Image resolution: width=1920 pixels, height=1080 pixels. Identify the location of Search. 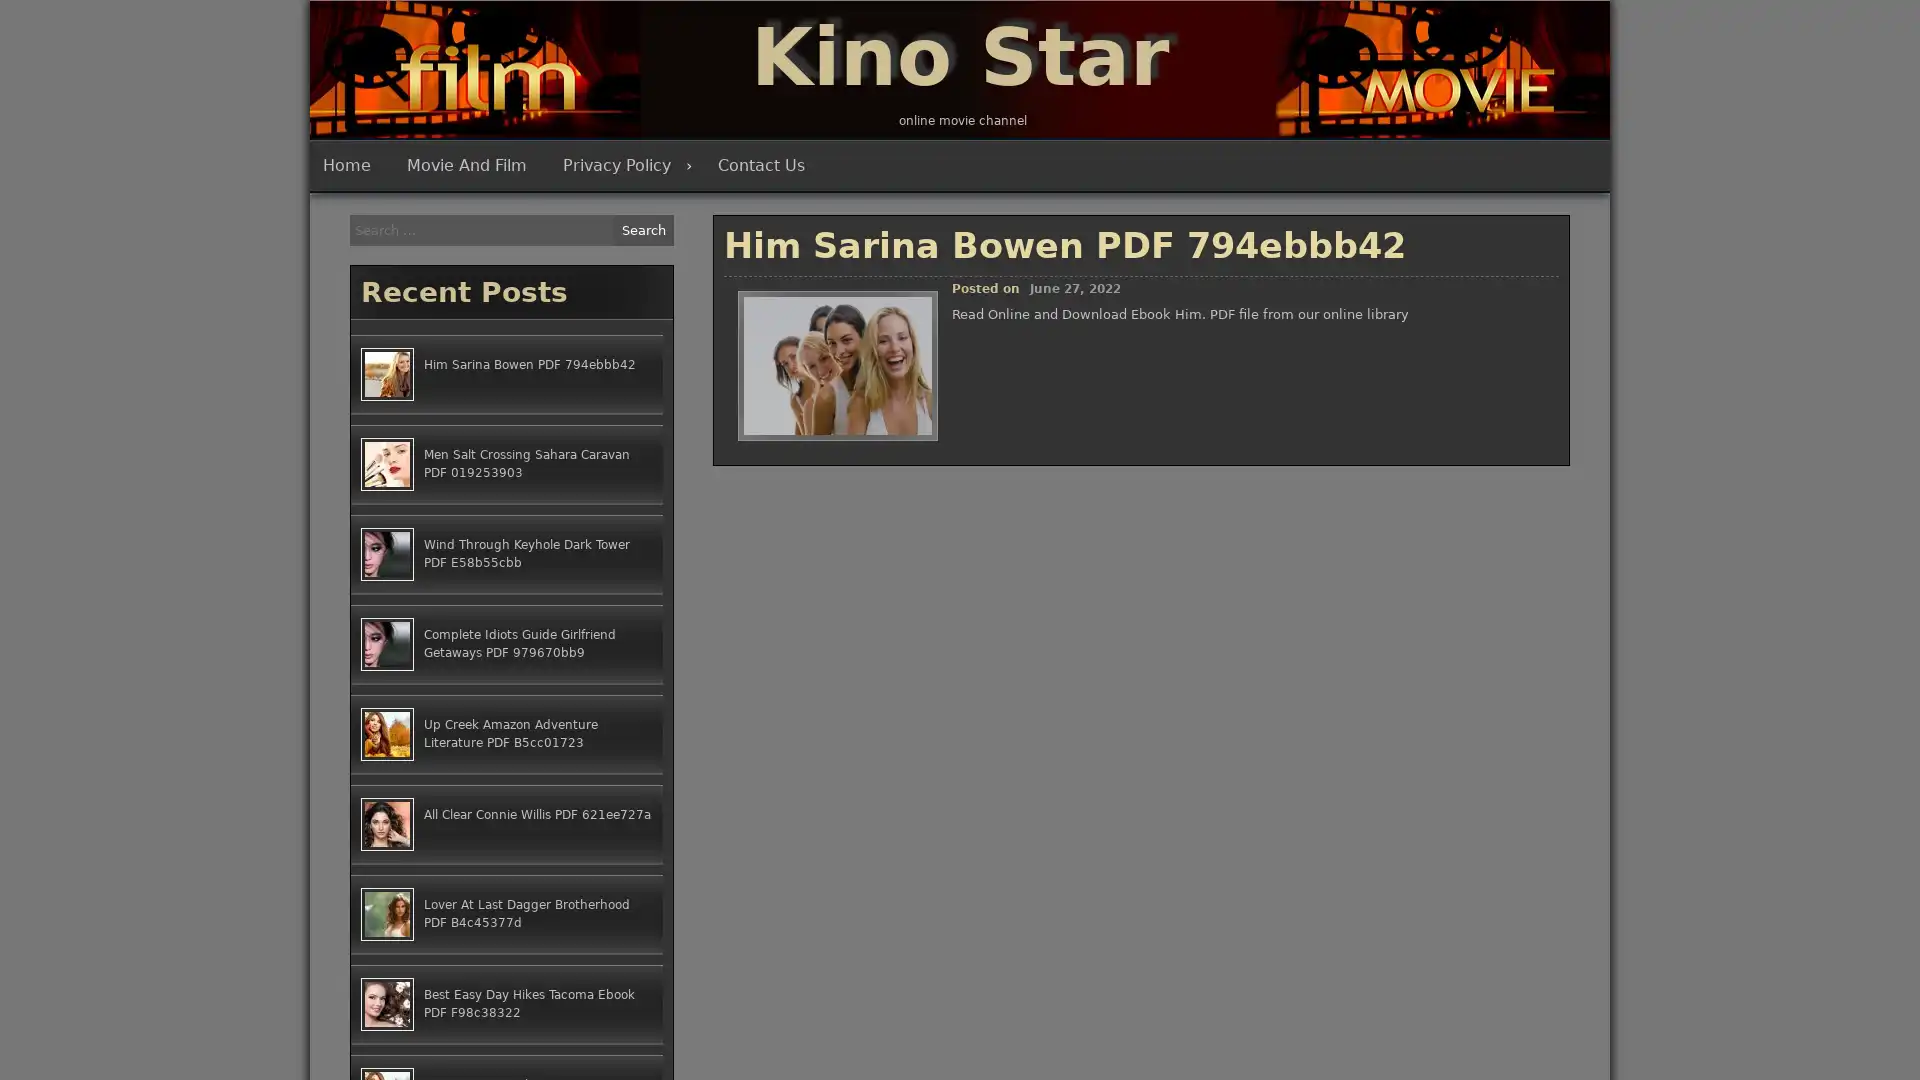
(643, 229).